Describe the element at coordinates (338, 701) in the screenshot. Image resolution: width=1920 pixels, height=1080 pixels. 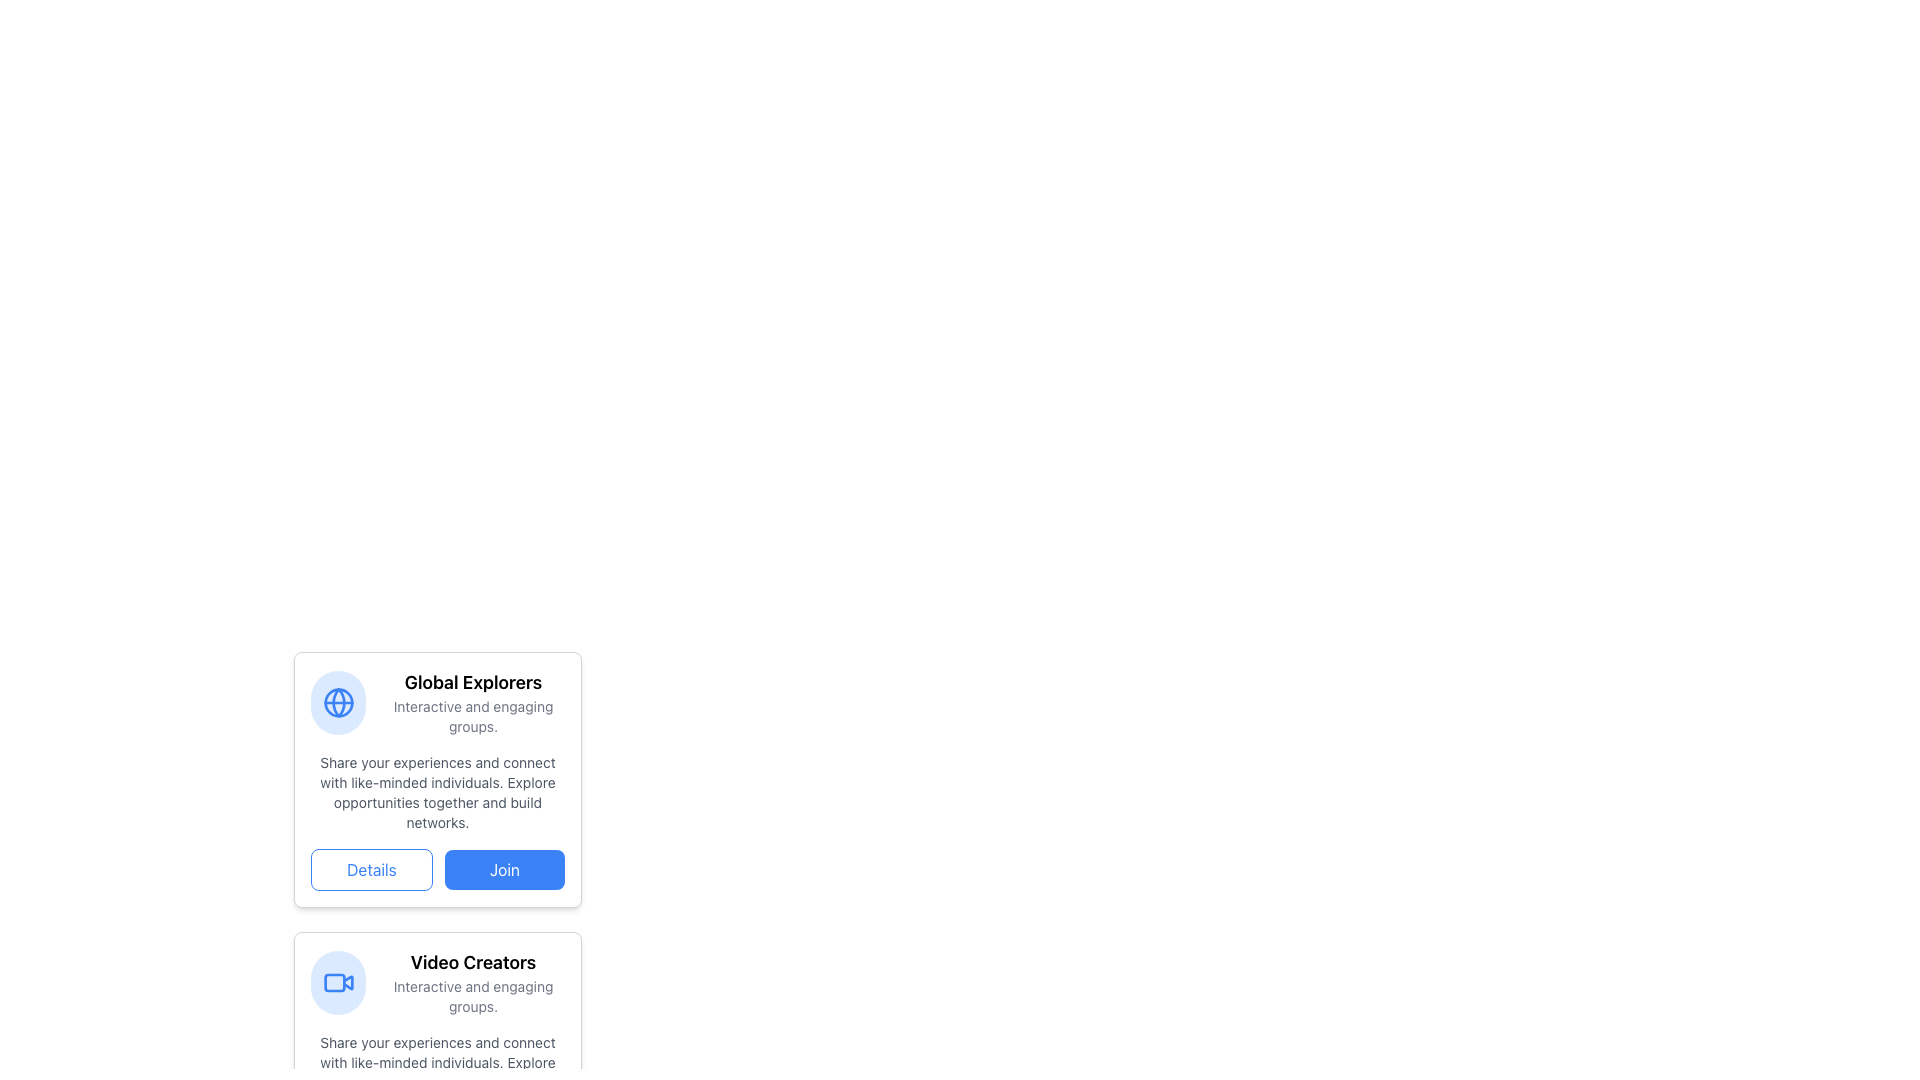
I see `the circular globe icon located at the top-left corner of the 'Global Explorers' card, which is visually distinct with its blue globe illustration against a light blue background` at that location.